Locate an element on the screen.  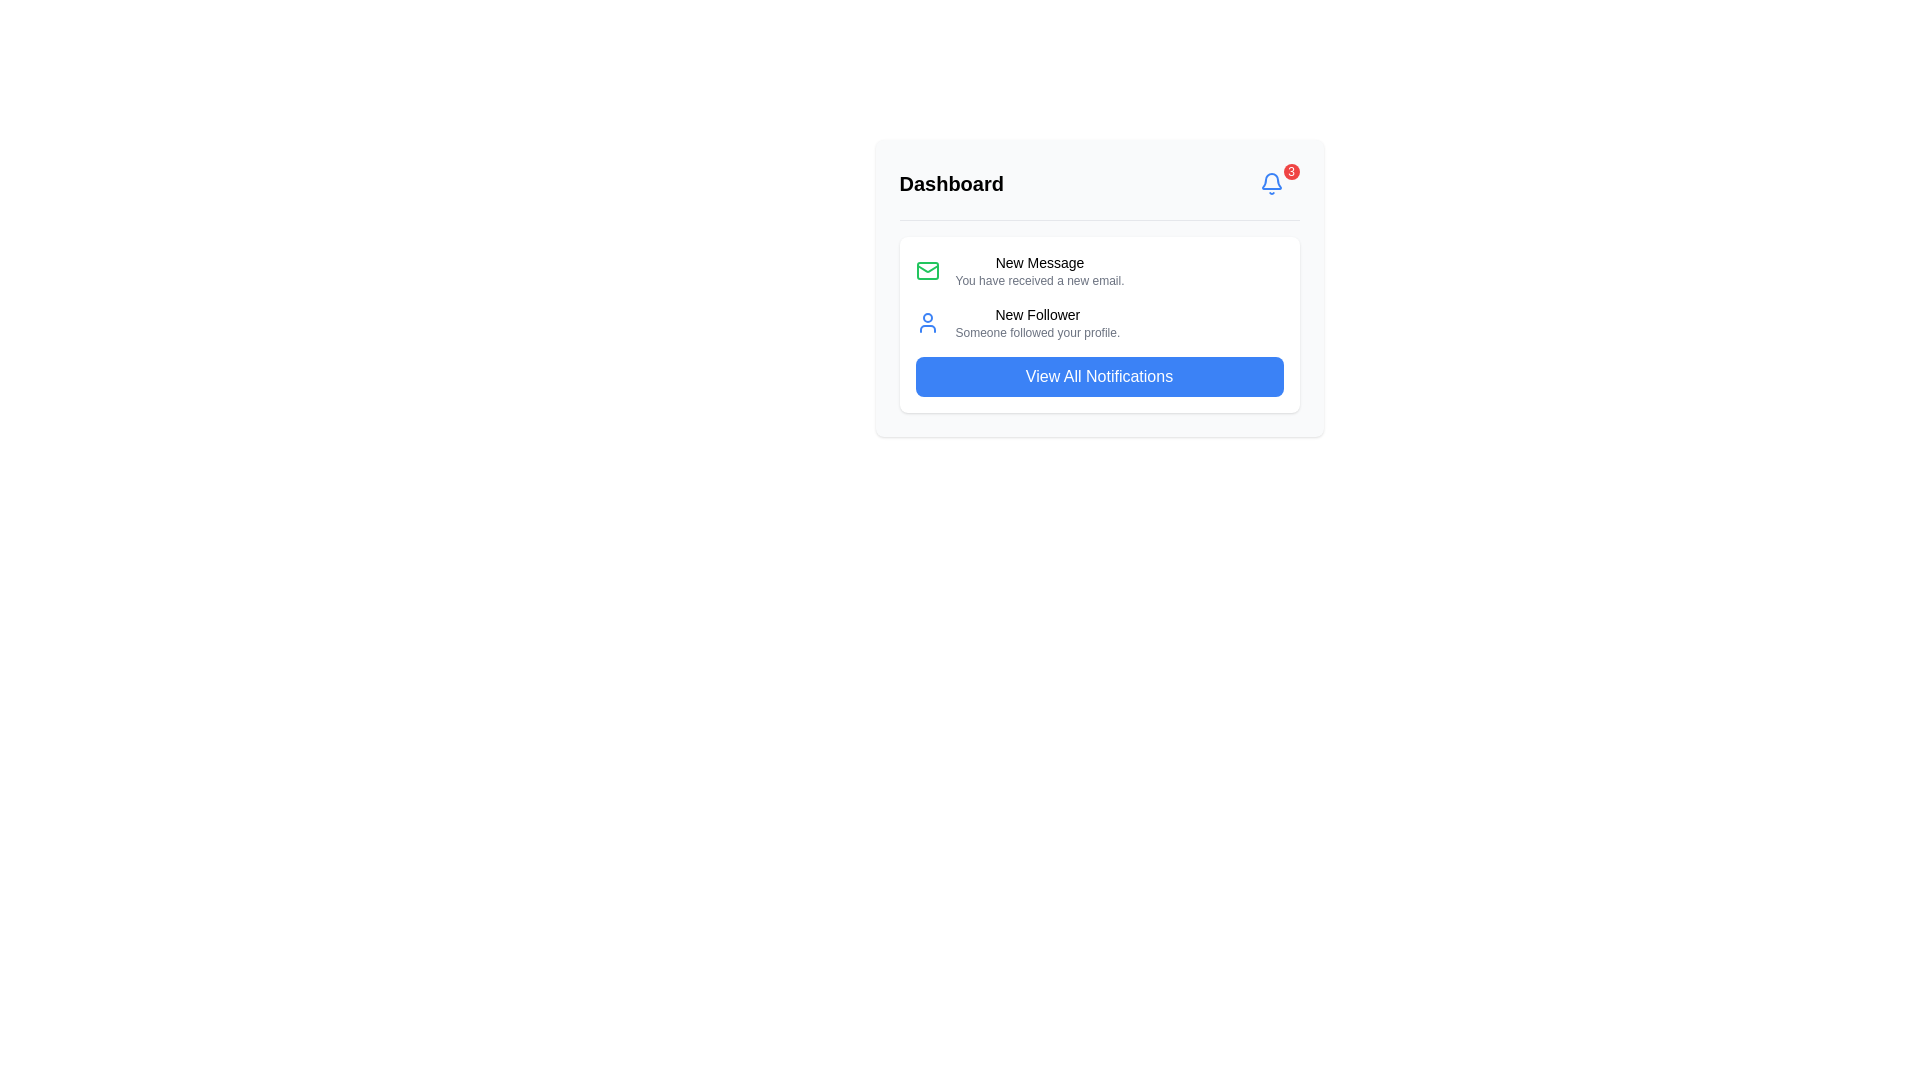
the user-related notification icon located to the immediate left of the 'New Follower' text segment is located at coordinates (926, 322).